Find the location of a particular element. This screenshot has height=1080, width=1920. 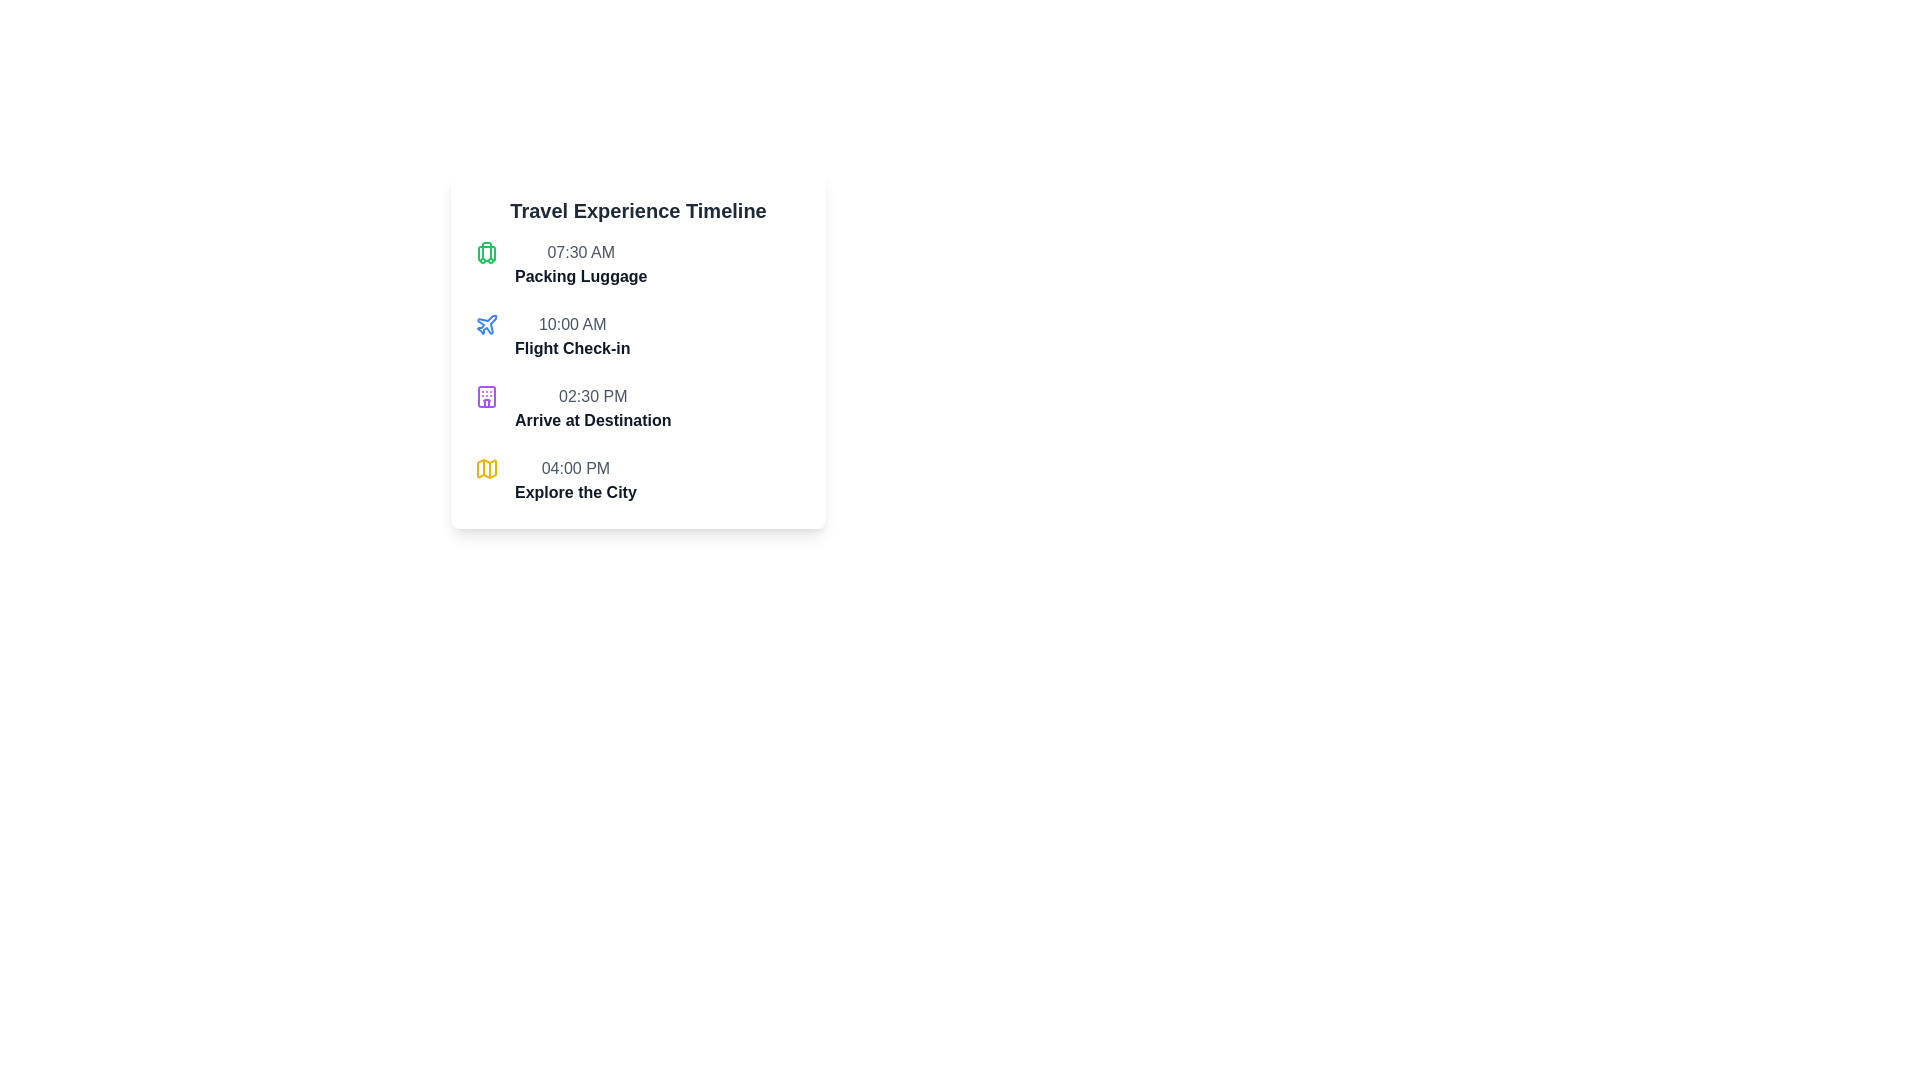

the Text Display element that shows '07:30 AM' and 'Packing Luggage', located in the 'Travel Experience Timeline' section as the topmost entry is located at coordinates (580, 264).